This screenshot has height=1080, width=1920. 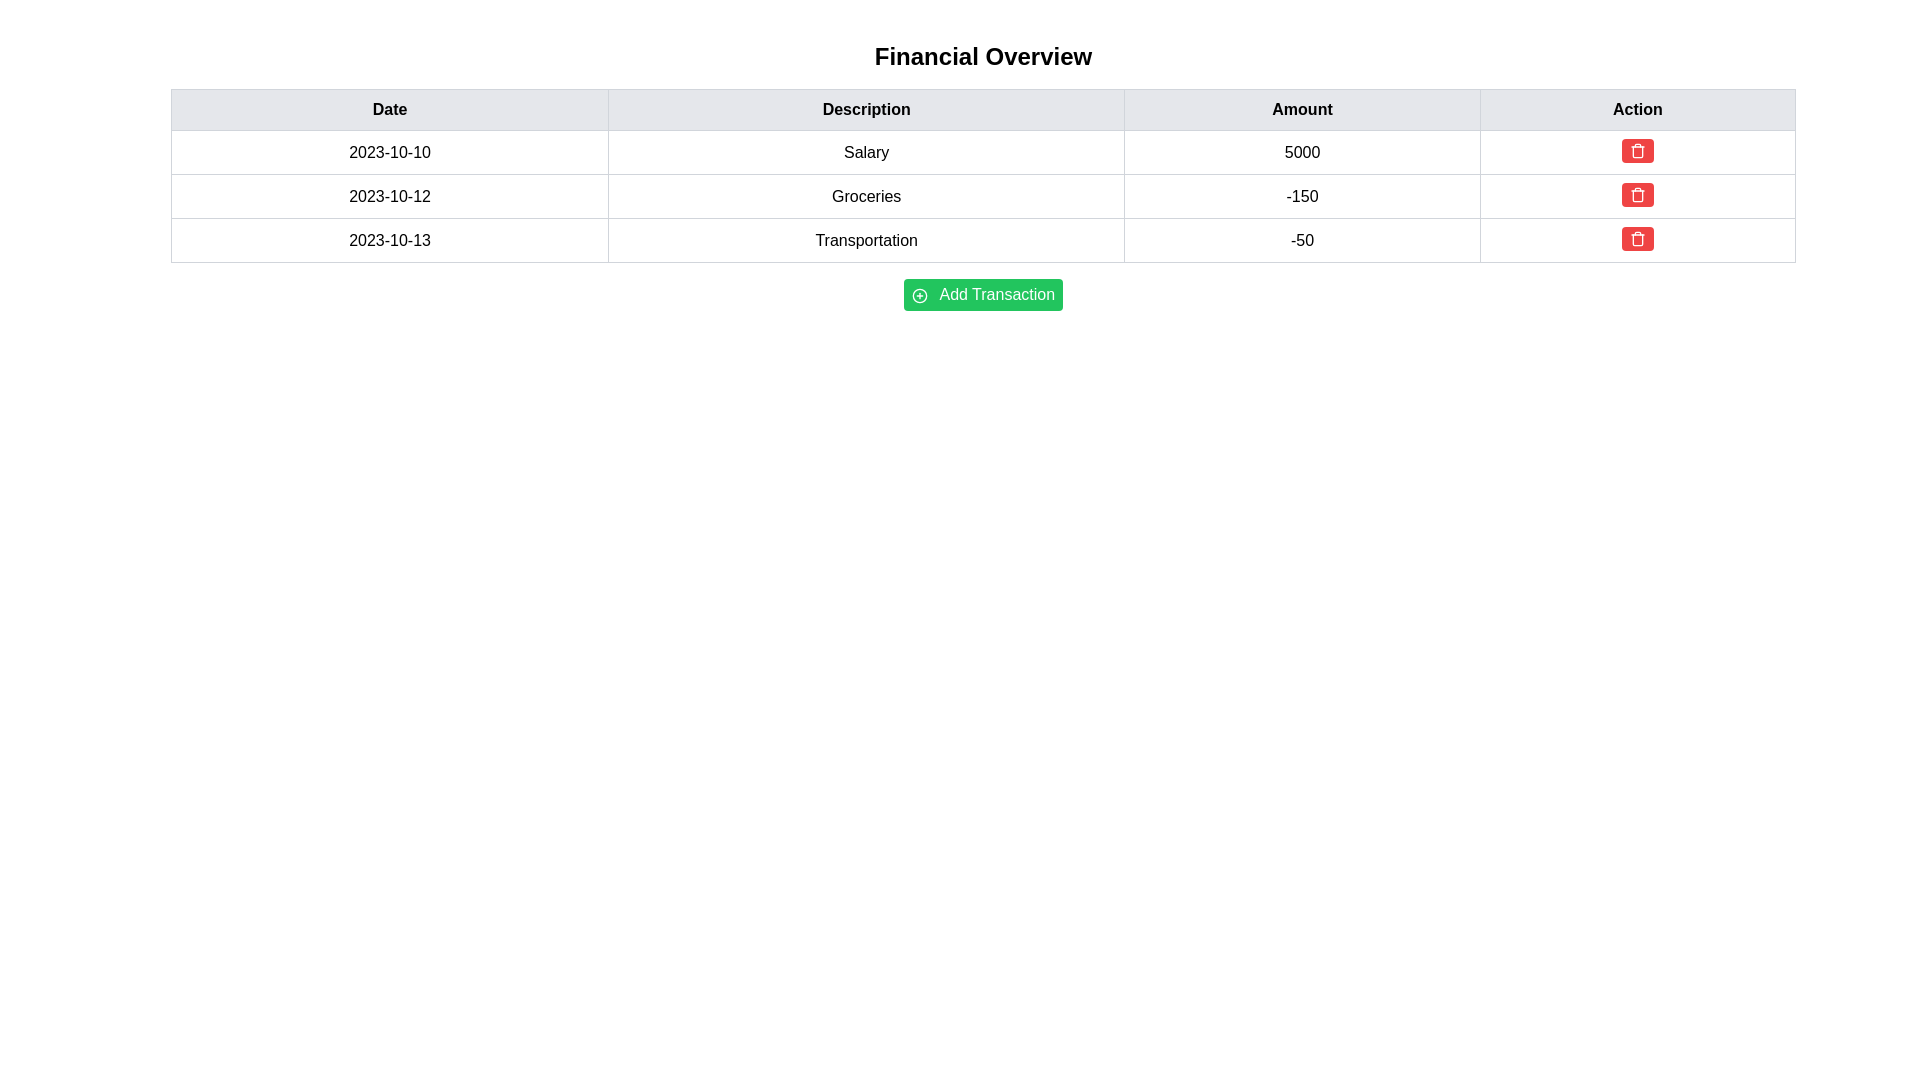 I want to click on the header label indicating monetary amounts in the table, located between 'Description' and 'Action' in the header row, so click(x=1302, y=110).